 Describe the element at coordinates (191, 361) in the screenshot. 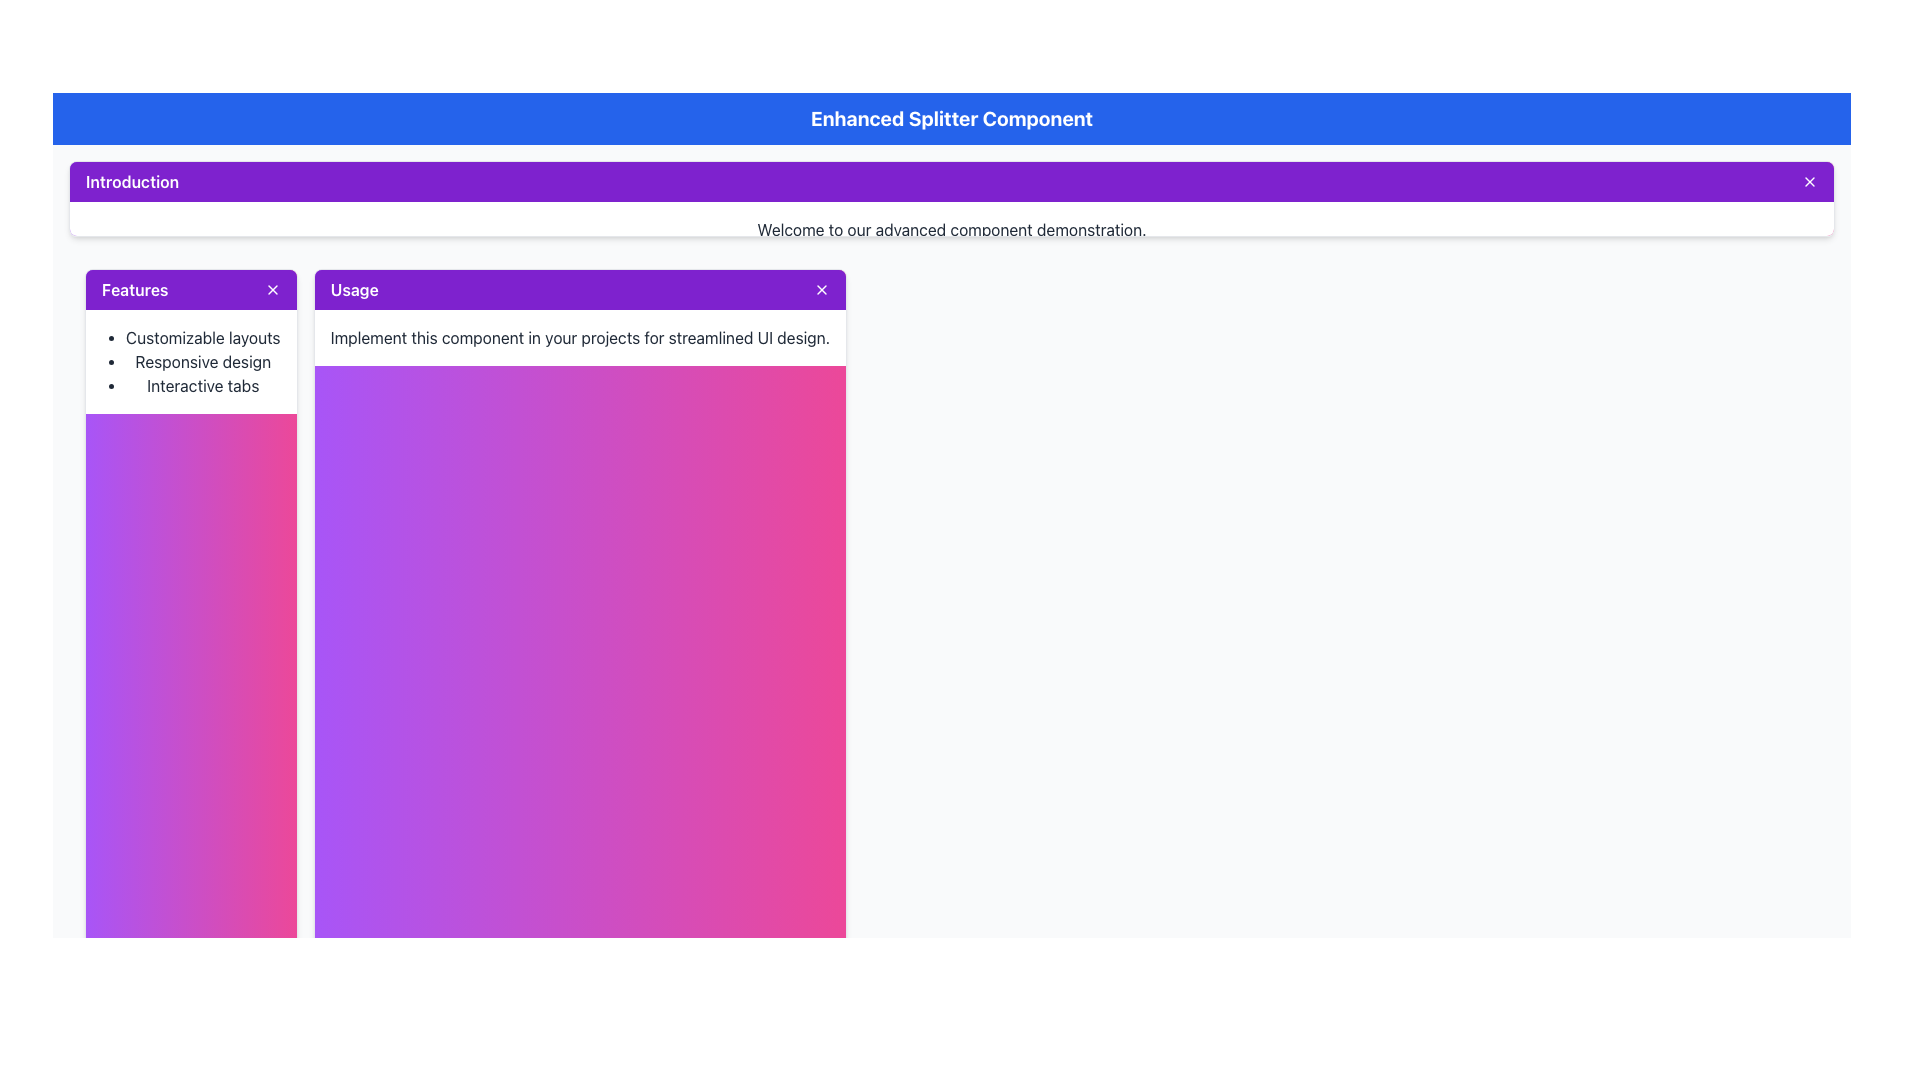

I see `the bulleted list under the 'Features' header, which includes 'Customizable layouts', 'Responsive design', and 'Interactive tabs'` at that location.